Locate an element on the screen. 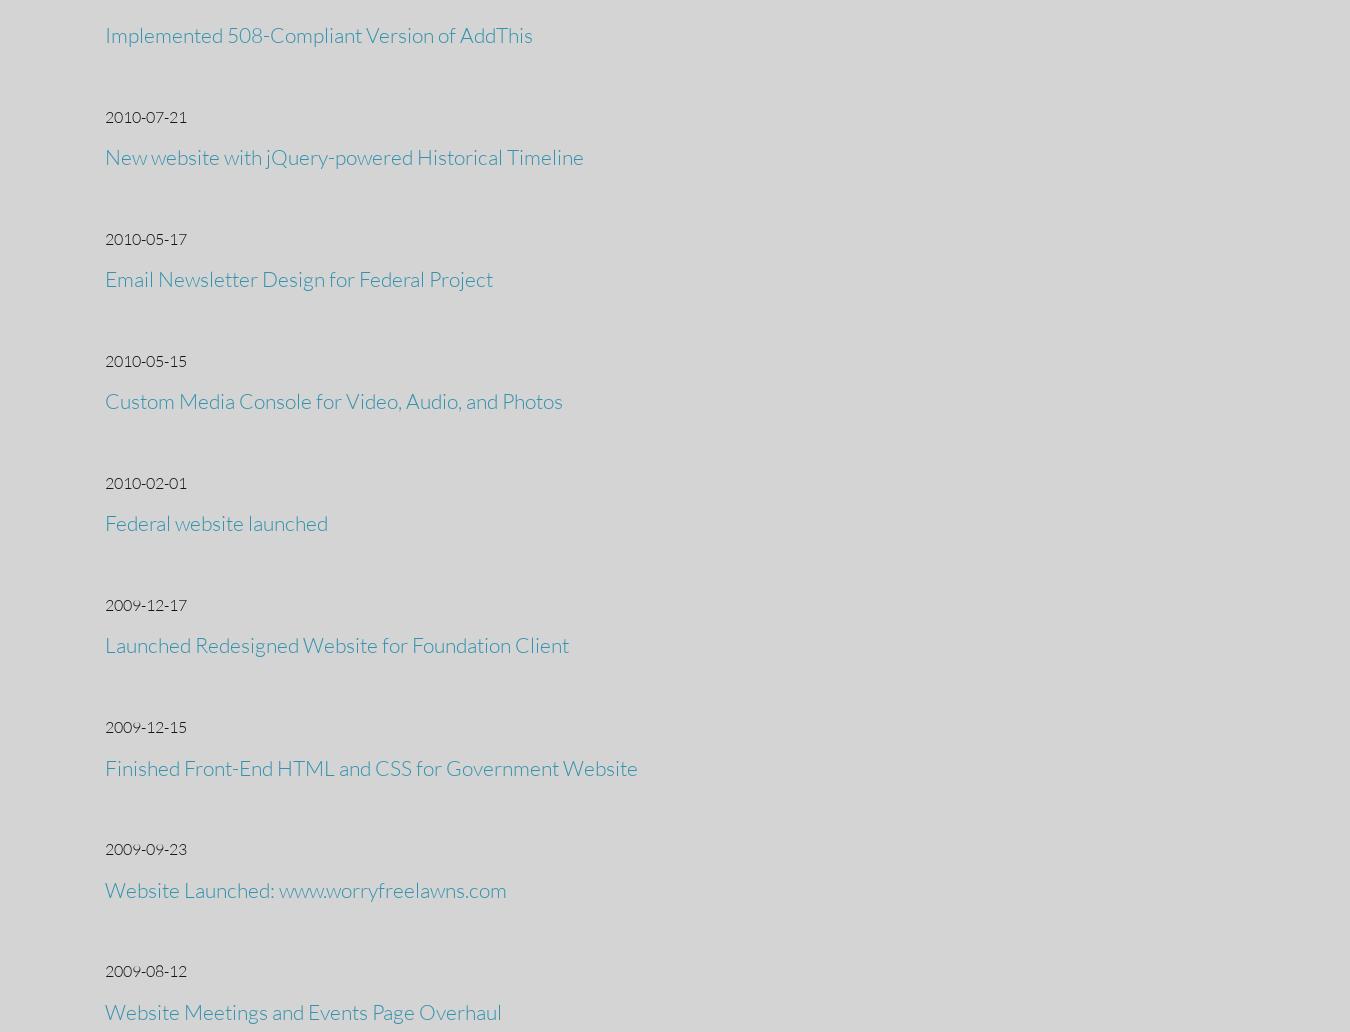  '2009-12-17' is located at coordinates (145, 604).